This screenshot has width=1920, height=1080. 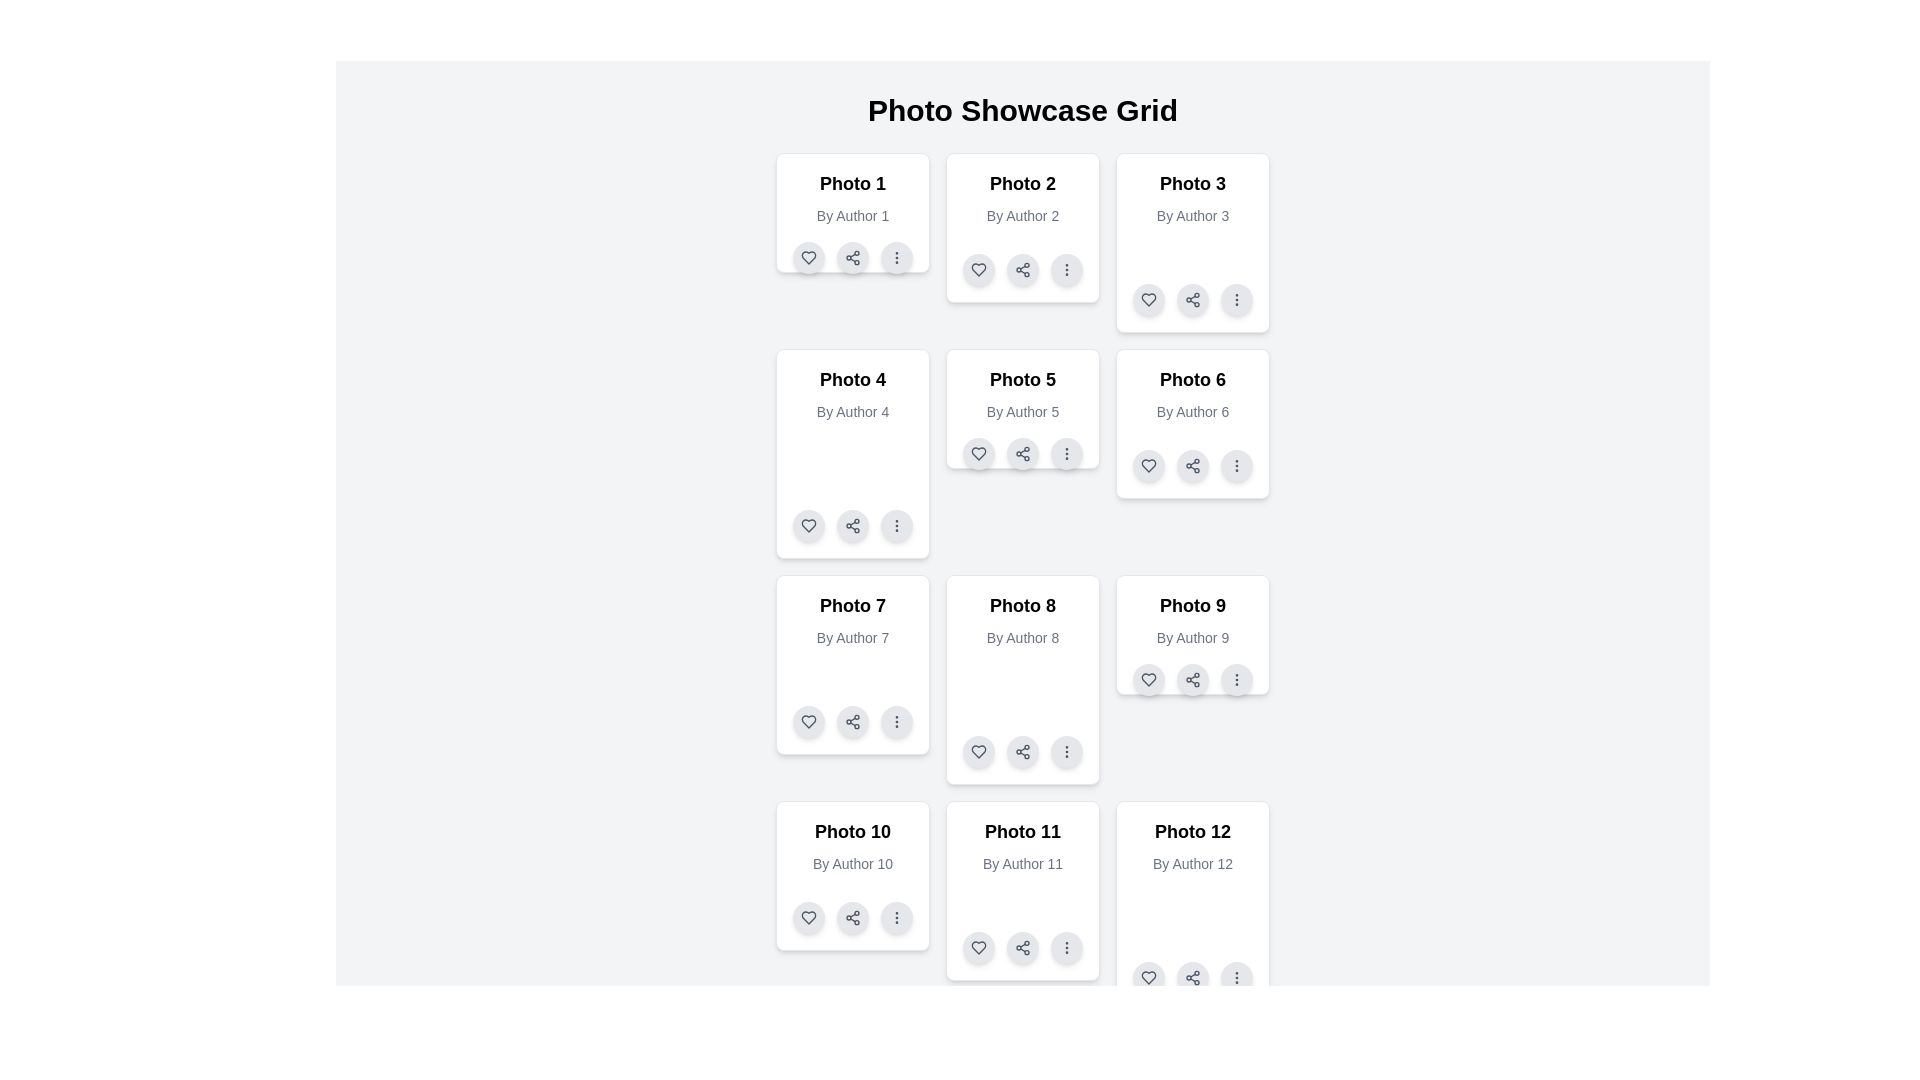 What do you see at coordinates (809, 721) in the screenshot?
I see `the heart icon button located in the left-most position of the three icons at the lower part of the seventh photo card to express a like action on the associated photo` at bounding box center [809, 721].